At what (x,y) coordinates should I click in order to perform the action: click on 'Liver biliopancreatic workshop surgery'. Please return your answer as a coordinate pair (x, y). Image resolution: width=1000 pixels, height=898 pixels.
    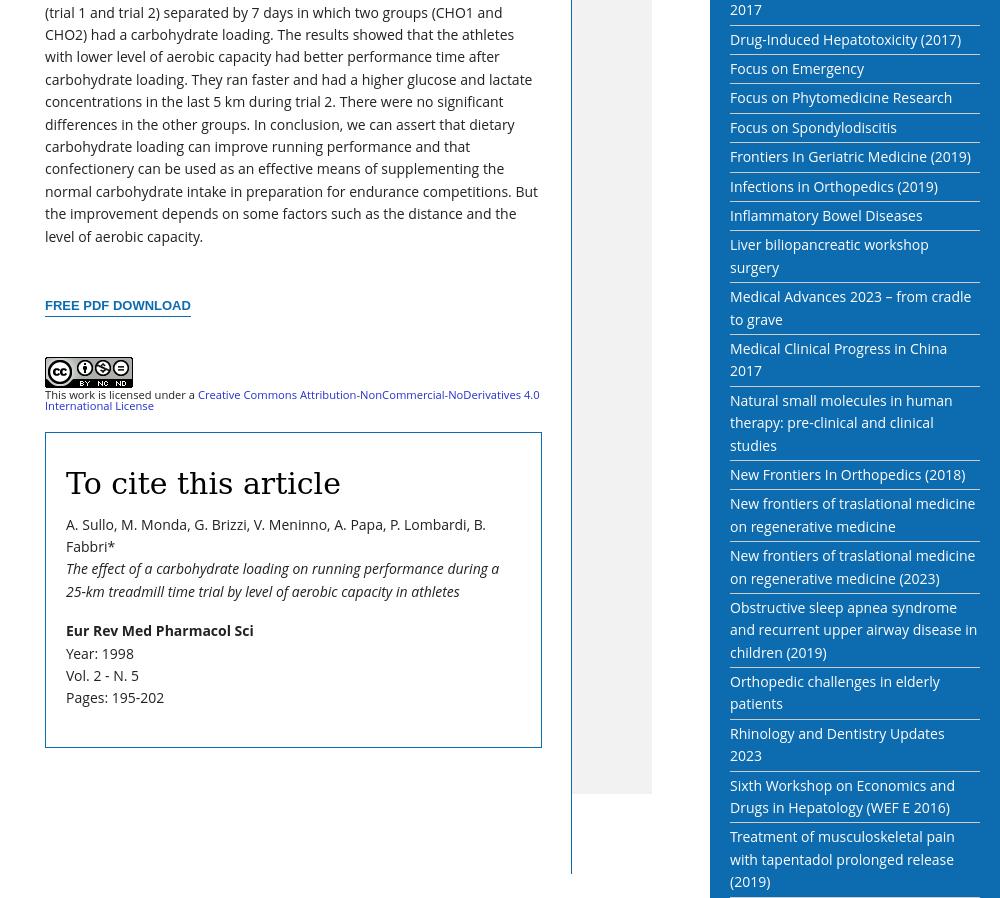
    Looking at the image, I should click on (828, 255).